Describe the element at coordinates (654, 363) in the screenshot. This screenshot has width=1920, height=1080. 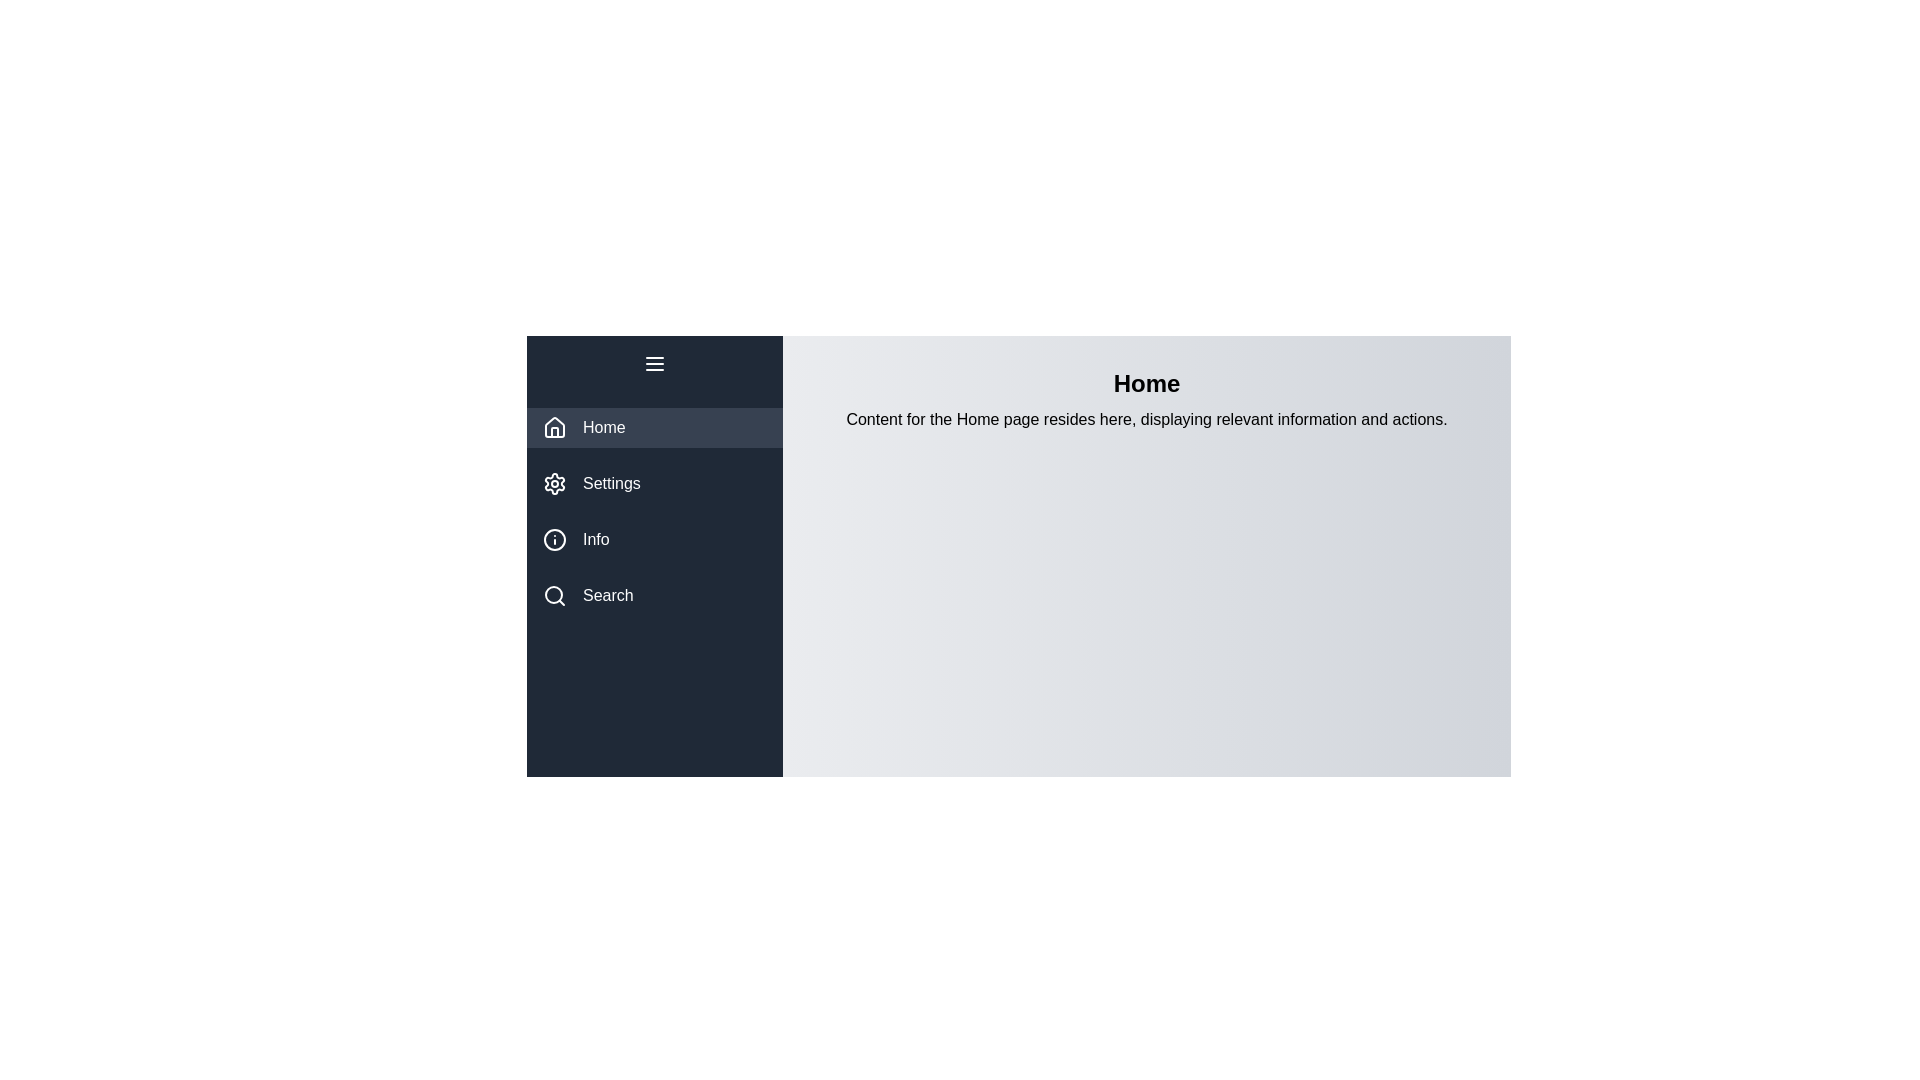
I see `the menu button to toggle the menu open or closed` at that location.